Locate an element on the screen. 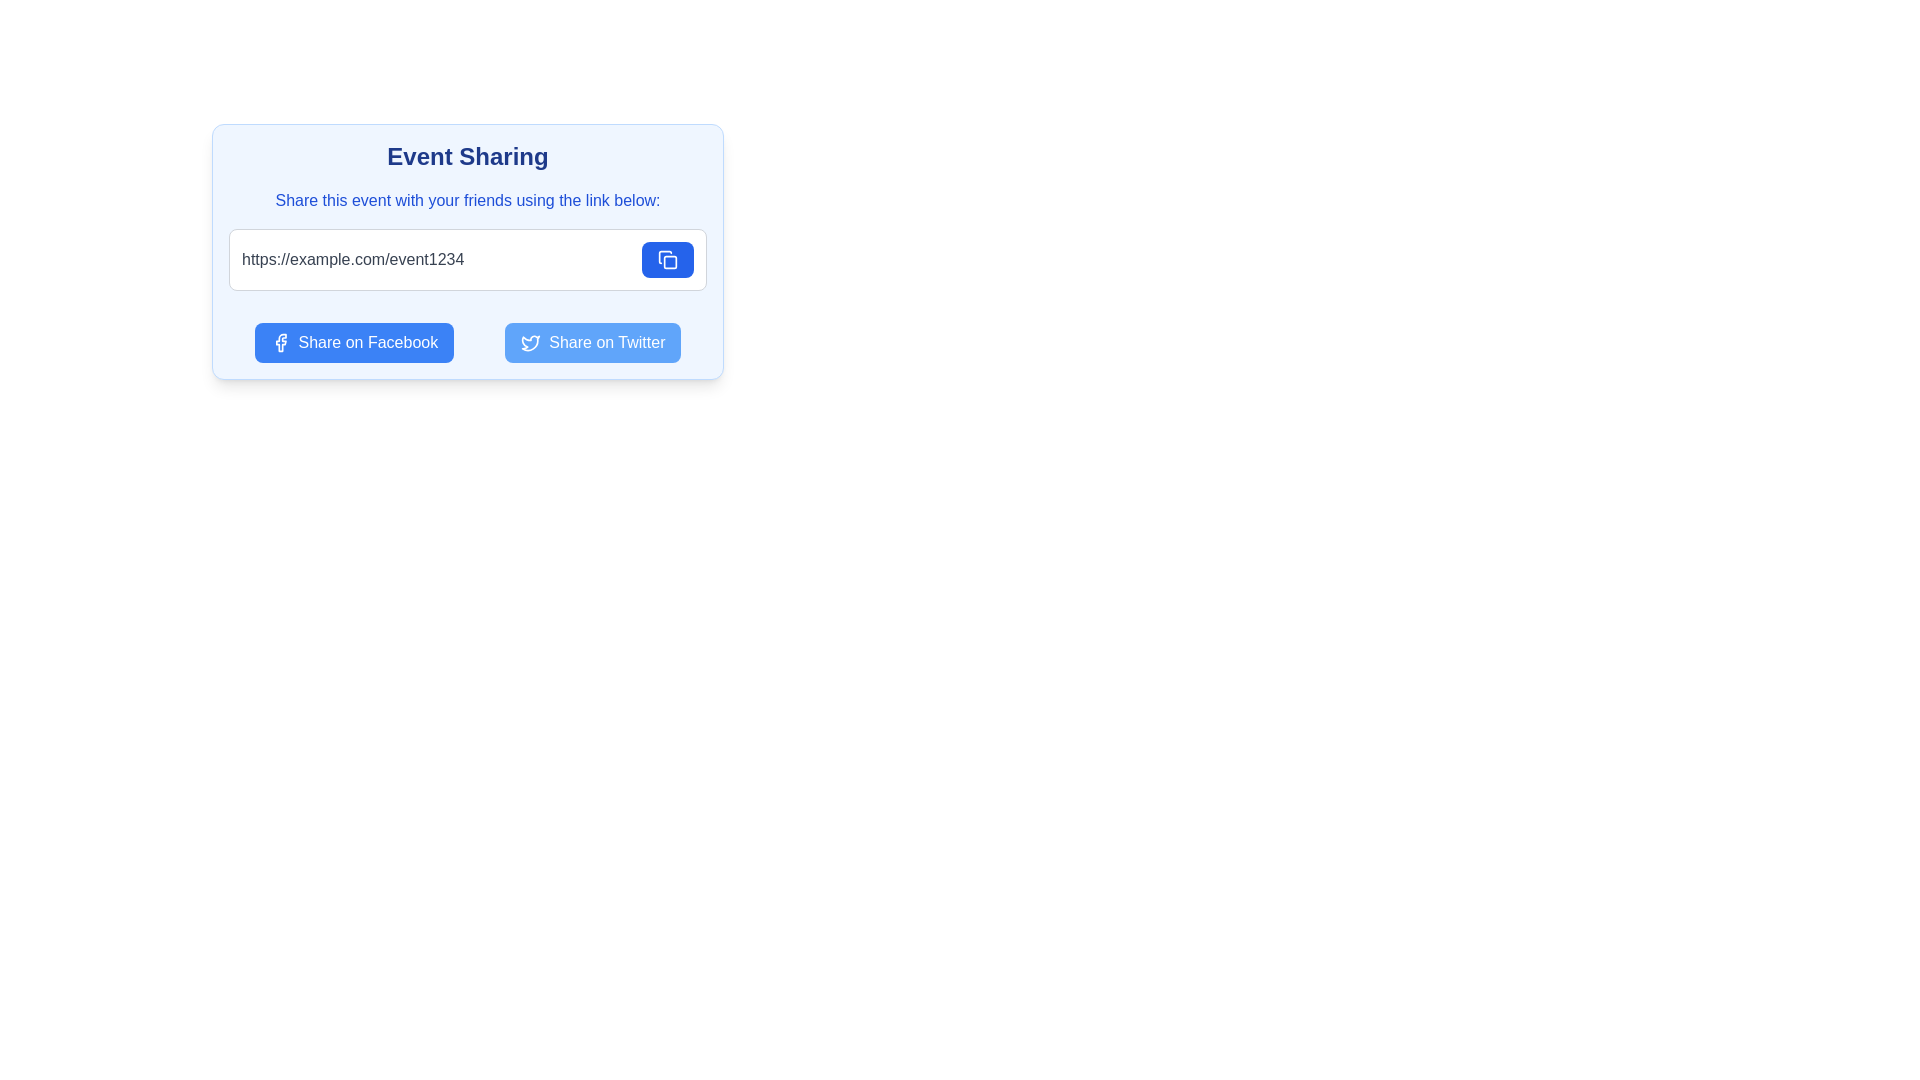 The image size is (1920, 1080). the Twitter share button located to the right of the Facebook share button, which displays a hover effect is located at coordinates (592, 342).